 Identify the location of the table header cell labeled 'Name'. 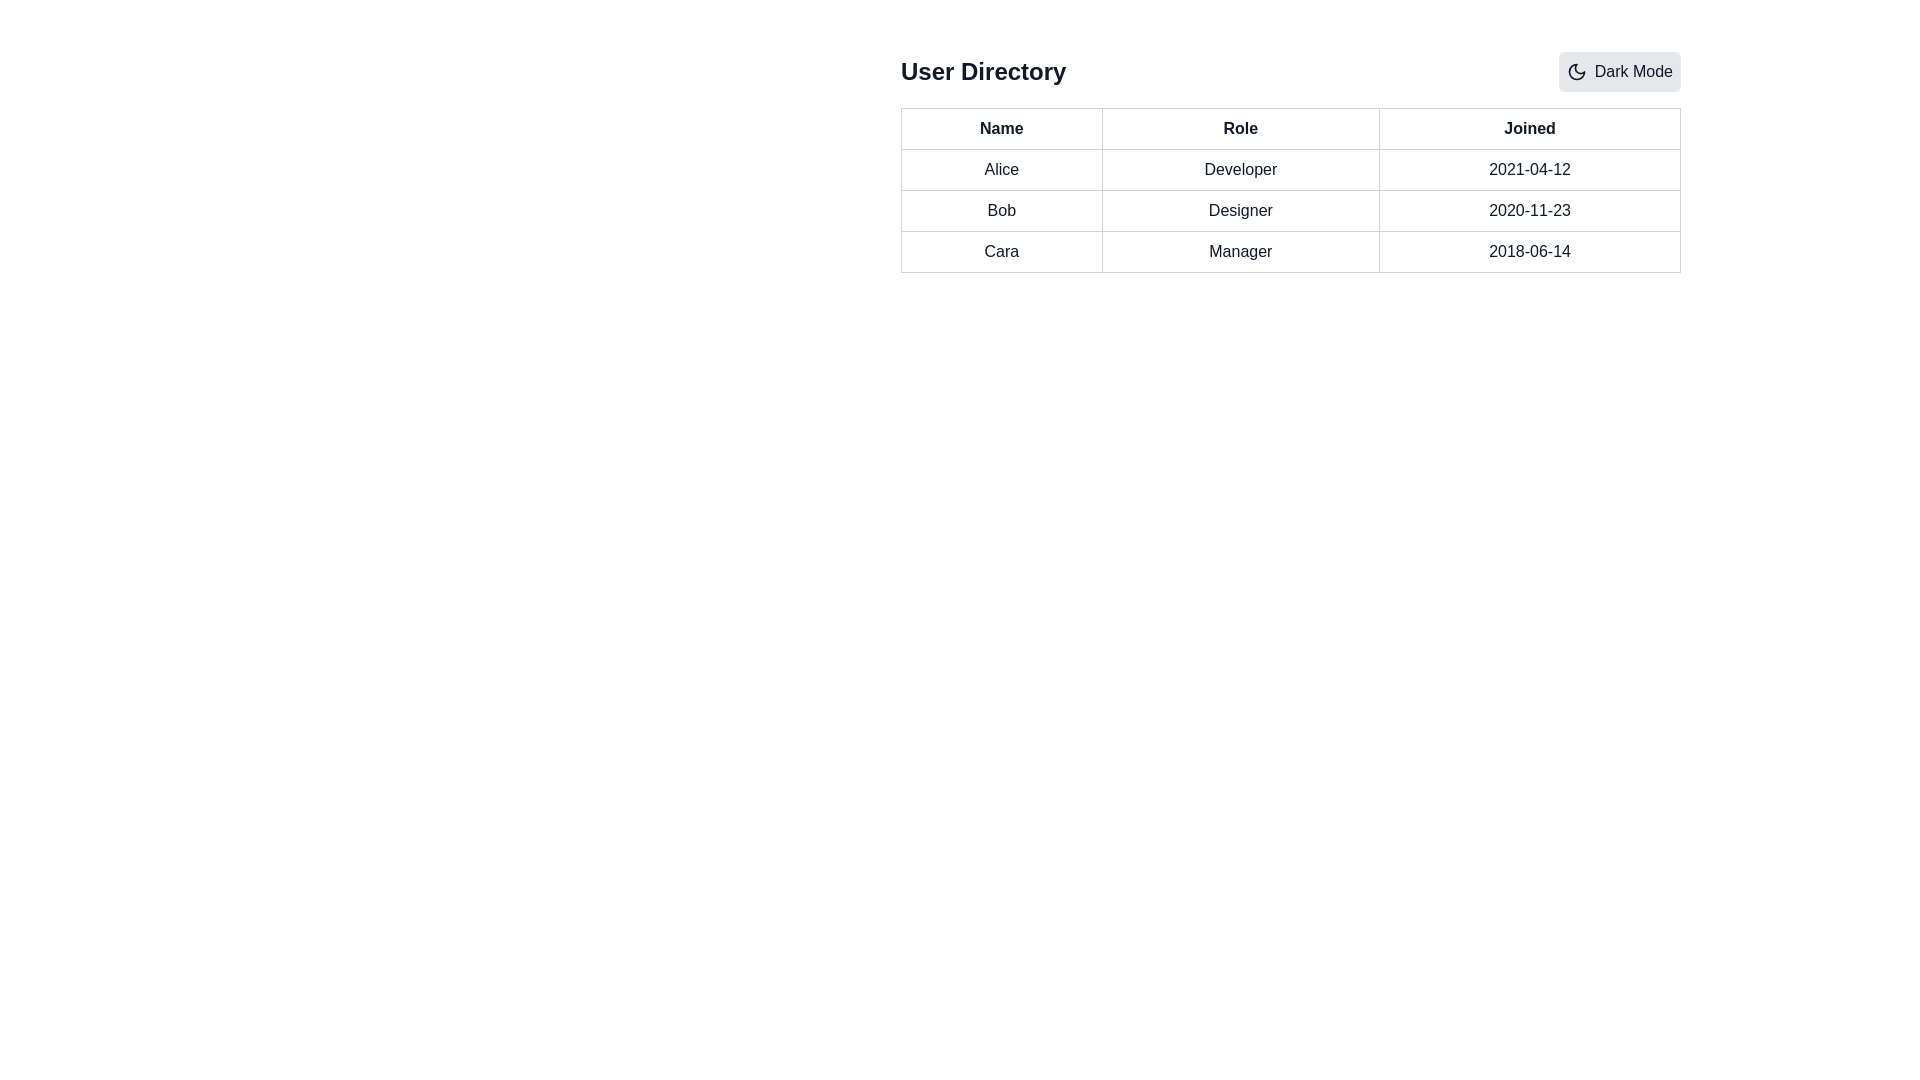
(1001, 128).